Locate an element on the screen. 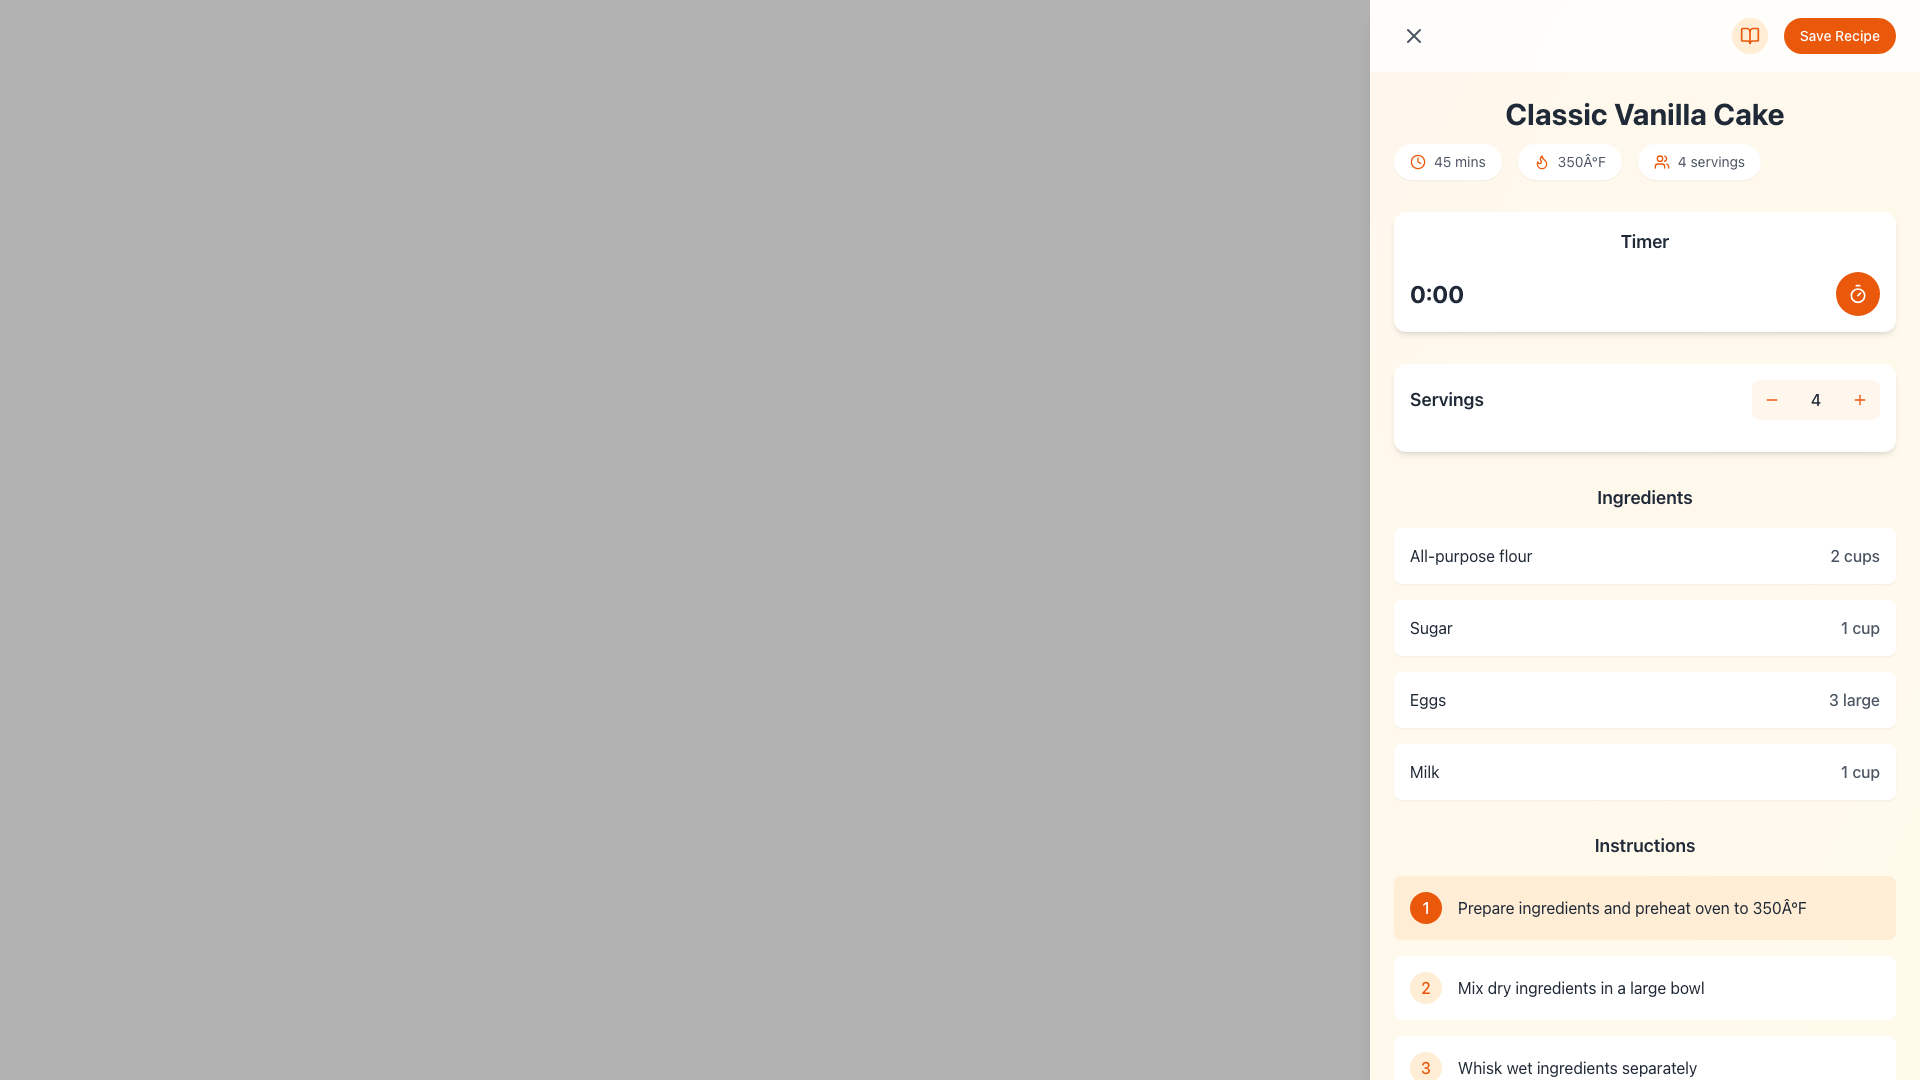  the static text display showing the number '4', which is centered within a light orange background block, situated between decrement and increment buttons in the 'Servings' section is located at coordinates (1815, 400).